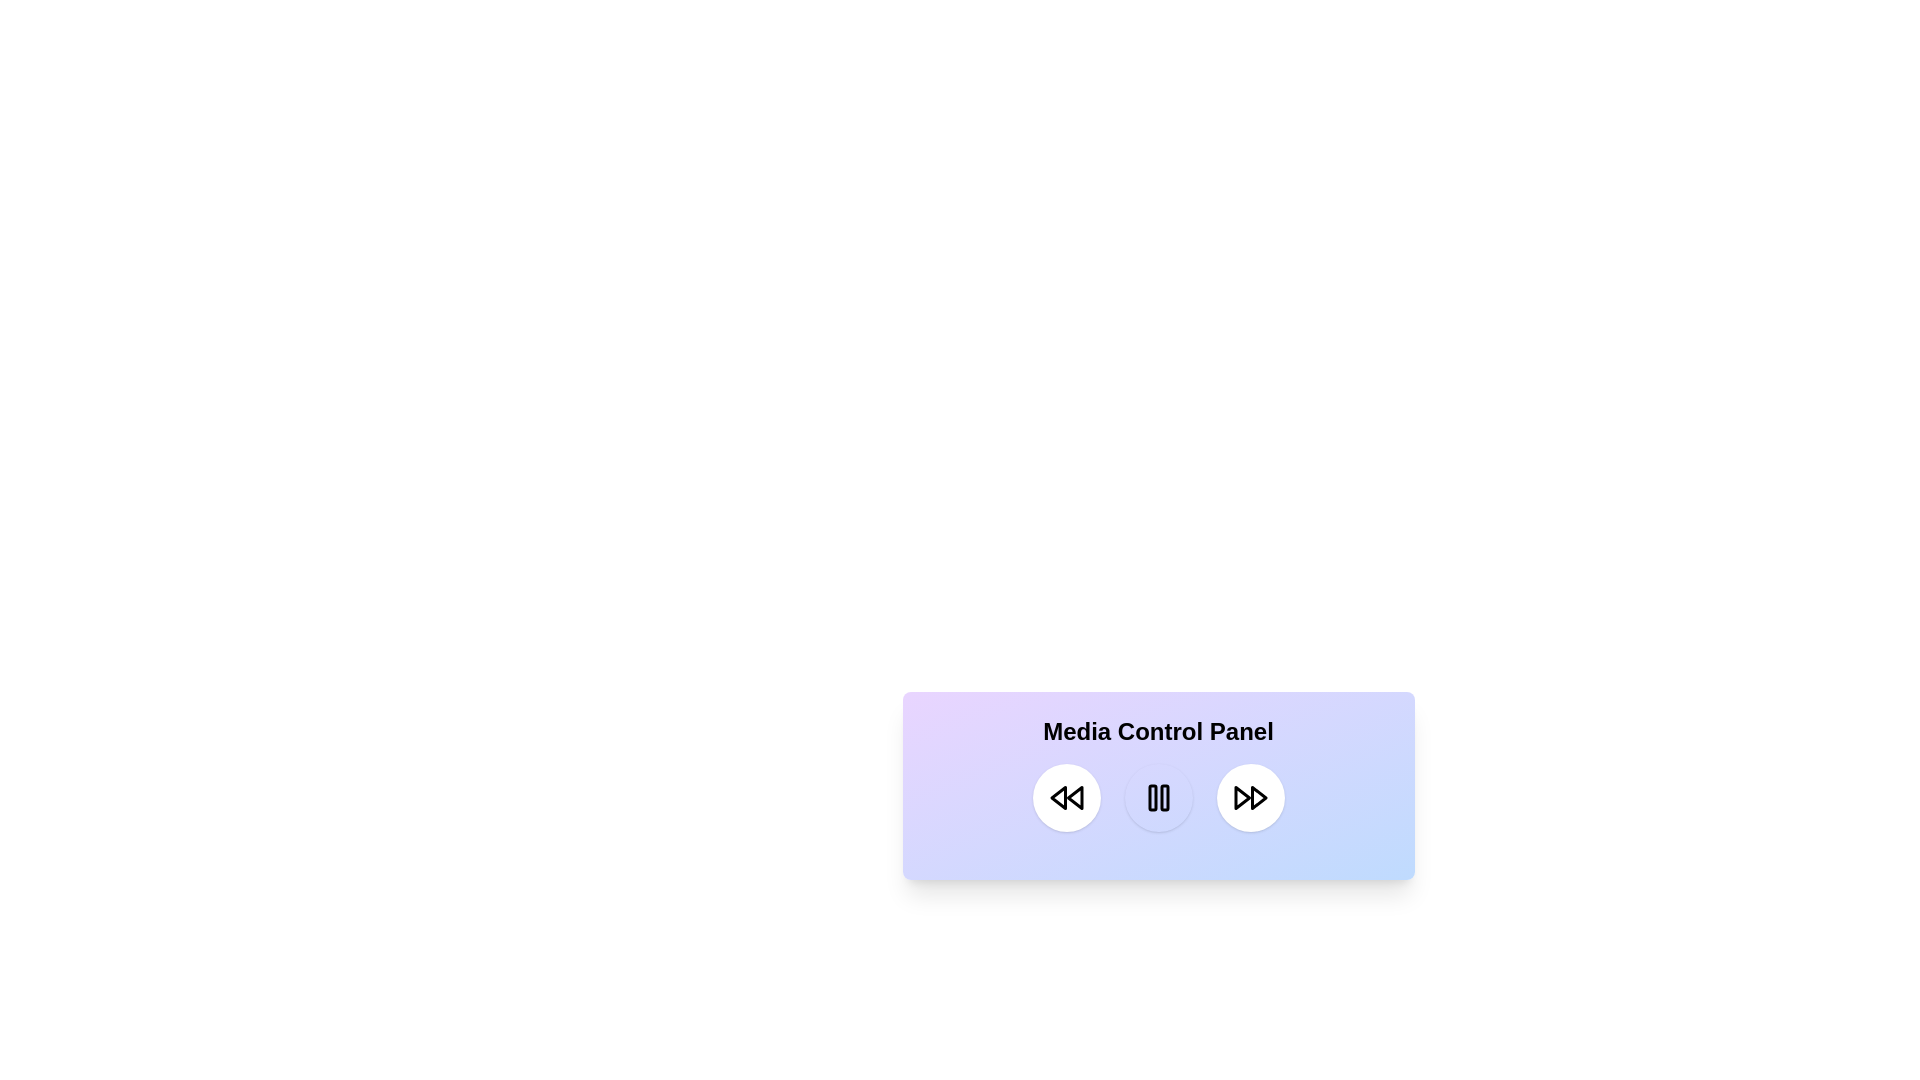  Describe the element at coordinates (1164, 797) in the screenshot. I see `the right vertical bar of the pause button icon located centrally in the media control interface to visualize the pause function` at that location.